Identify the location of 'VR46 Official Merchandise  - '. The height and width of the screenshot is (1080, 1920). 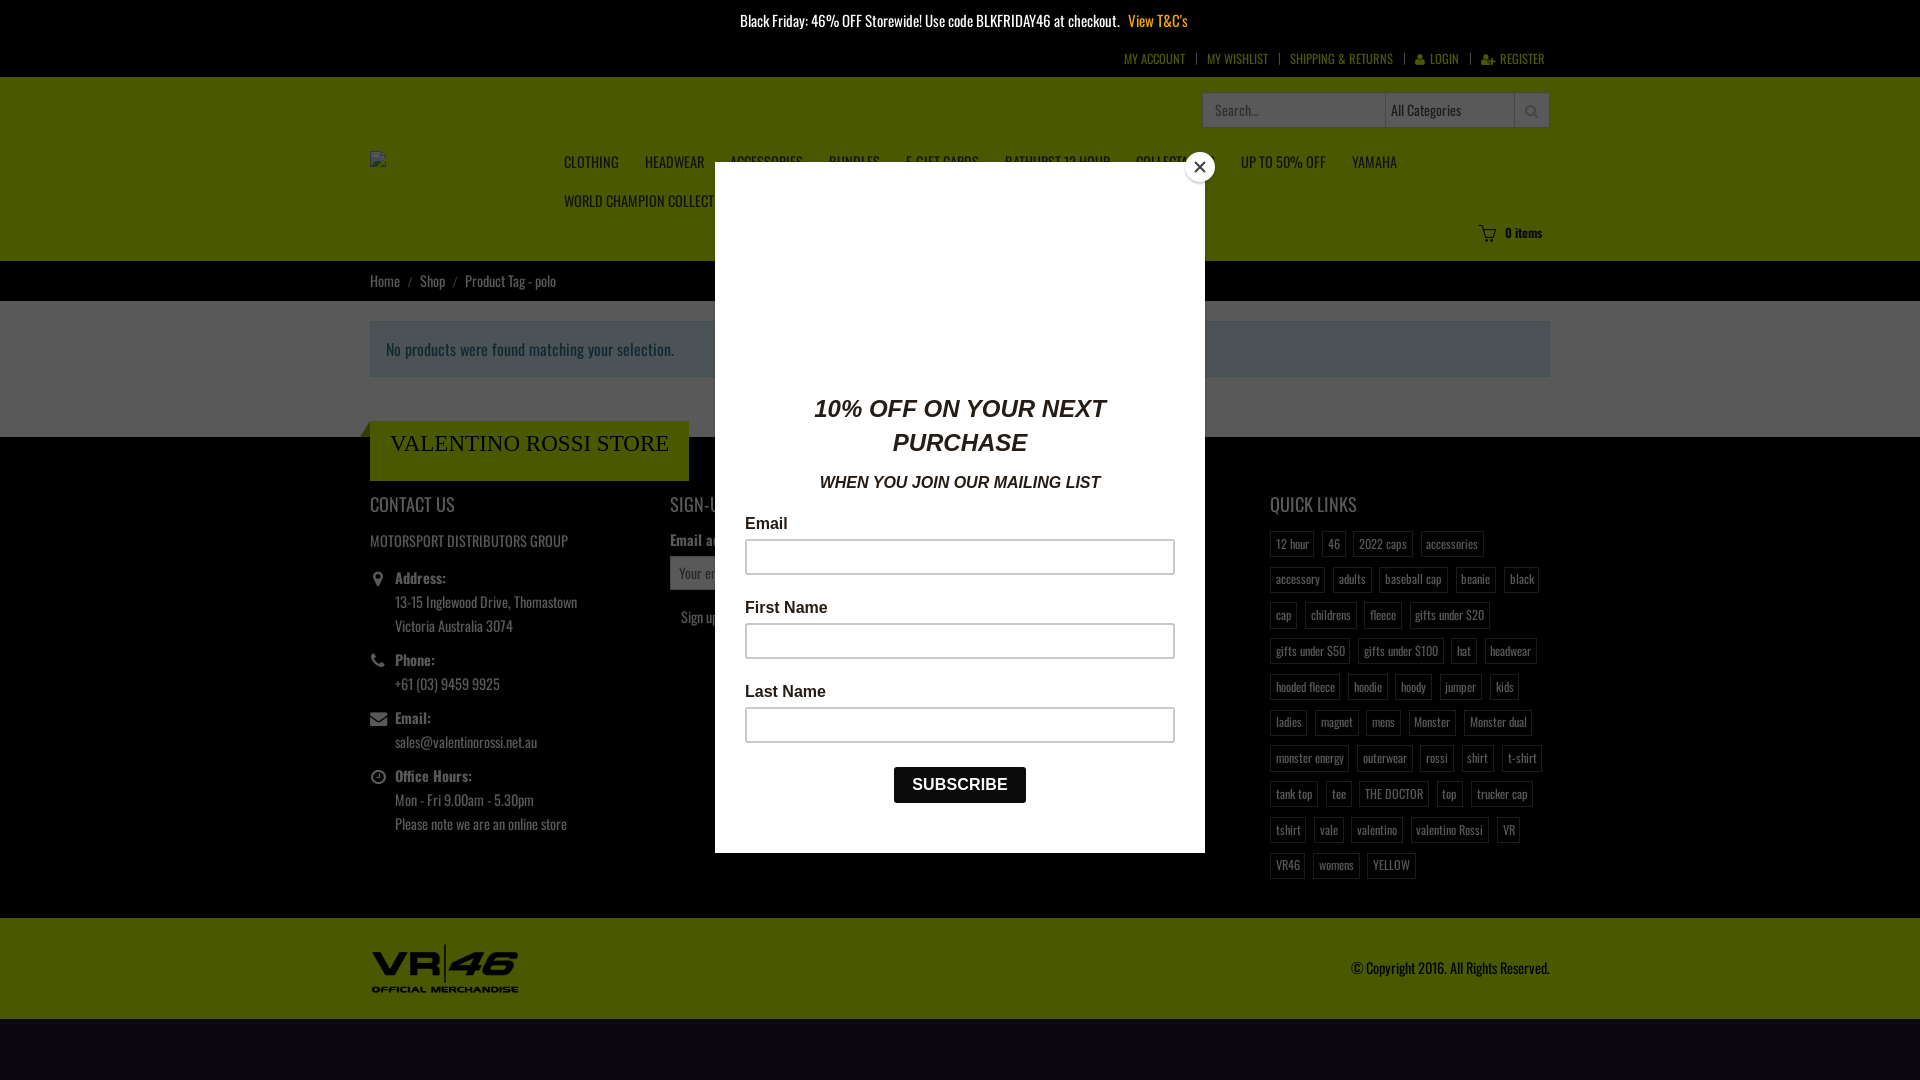
(444, 964).